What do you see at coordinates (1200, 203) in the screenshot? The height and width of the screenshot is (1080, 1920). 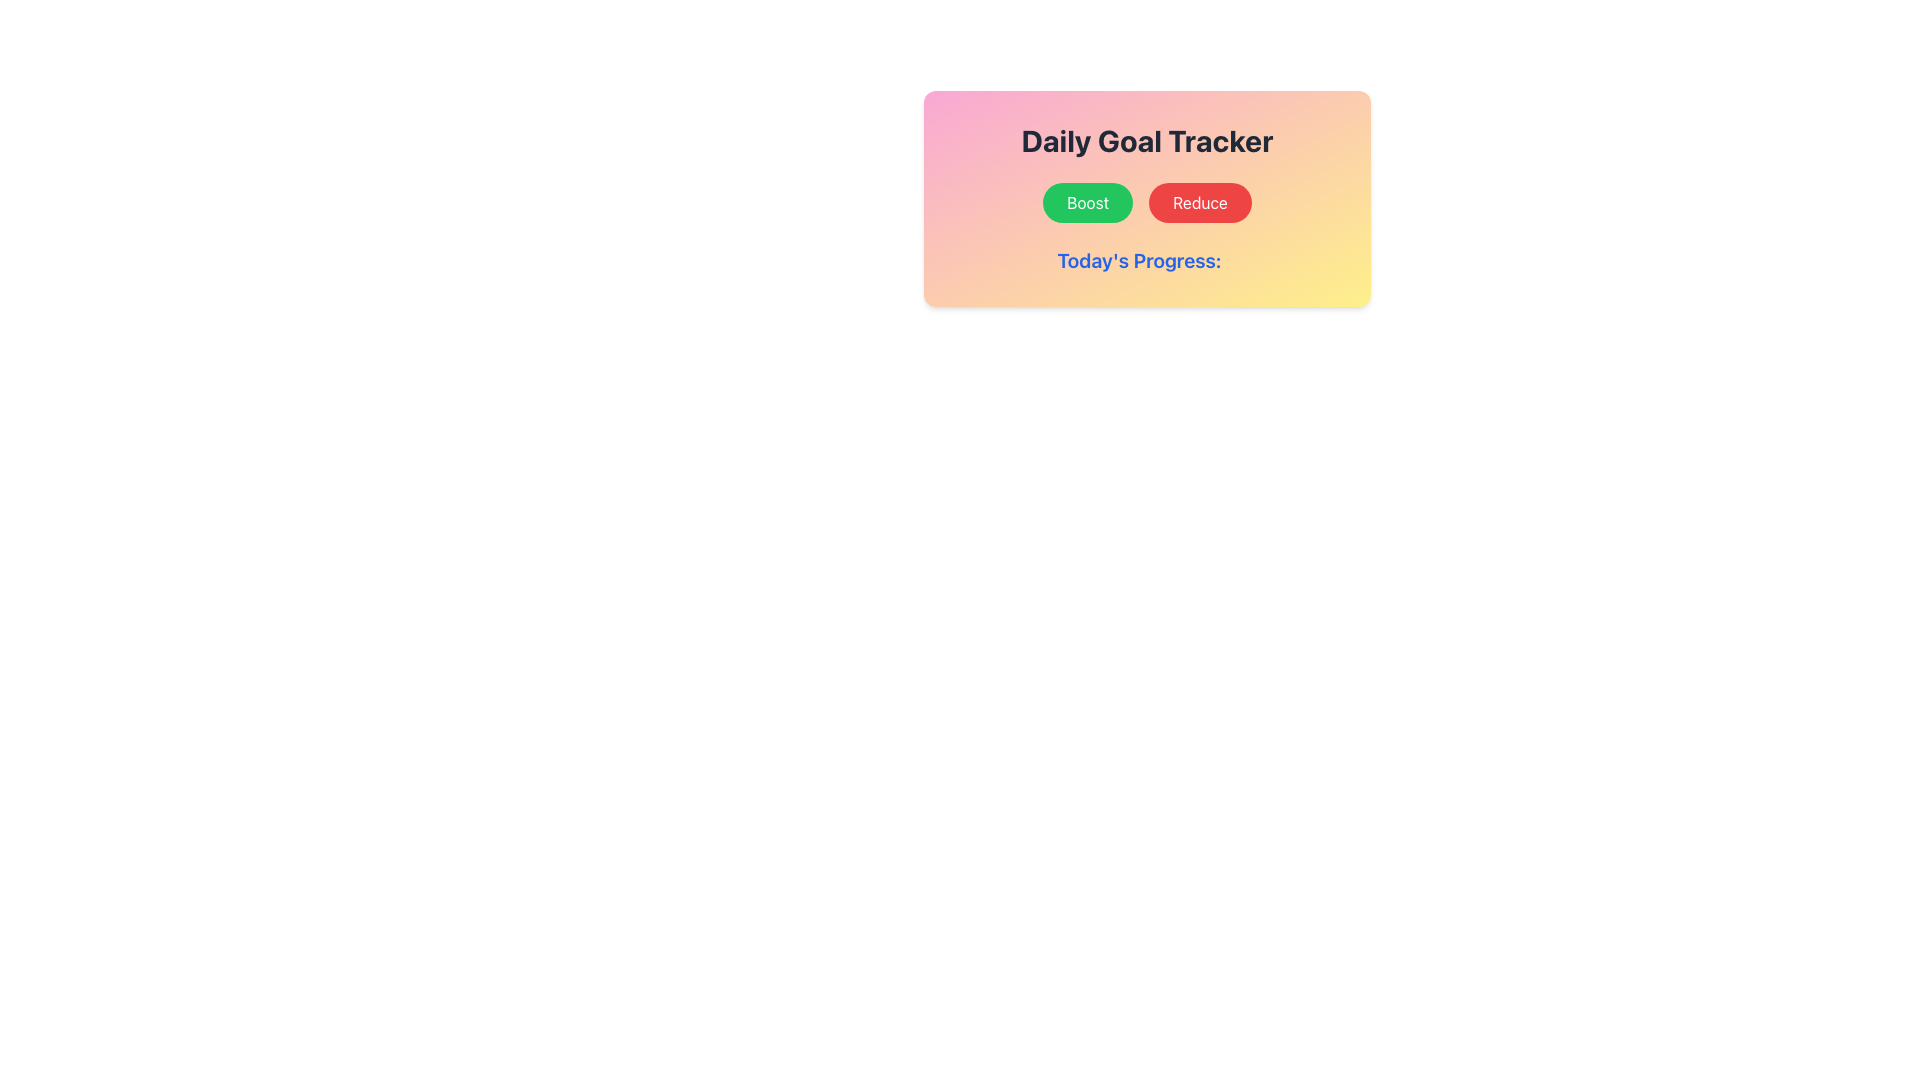 I see `the rightmost button labeled 'Reduce' with a red background` at bounding box center [1200, 203].